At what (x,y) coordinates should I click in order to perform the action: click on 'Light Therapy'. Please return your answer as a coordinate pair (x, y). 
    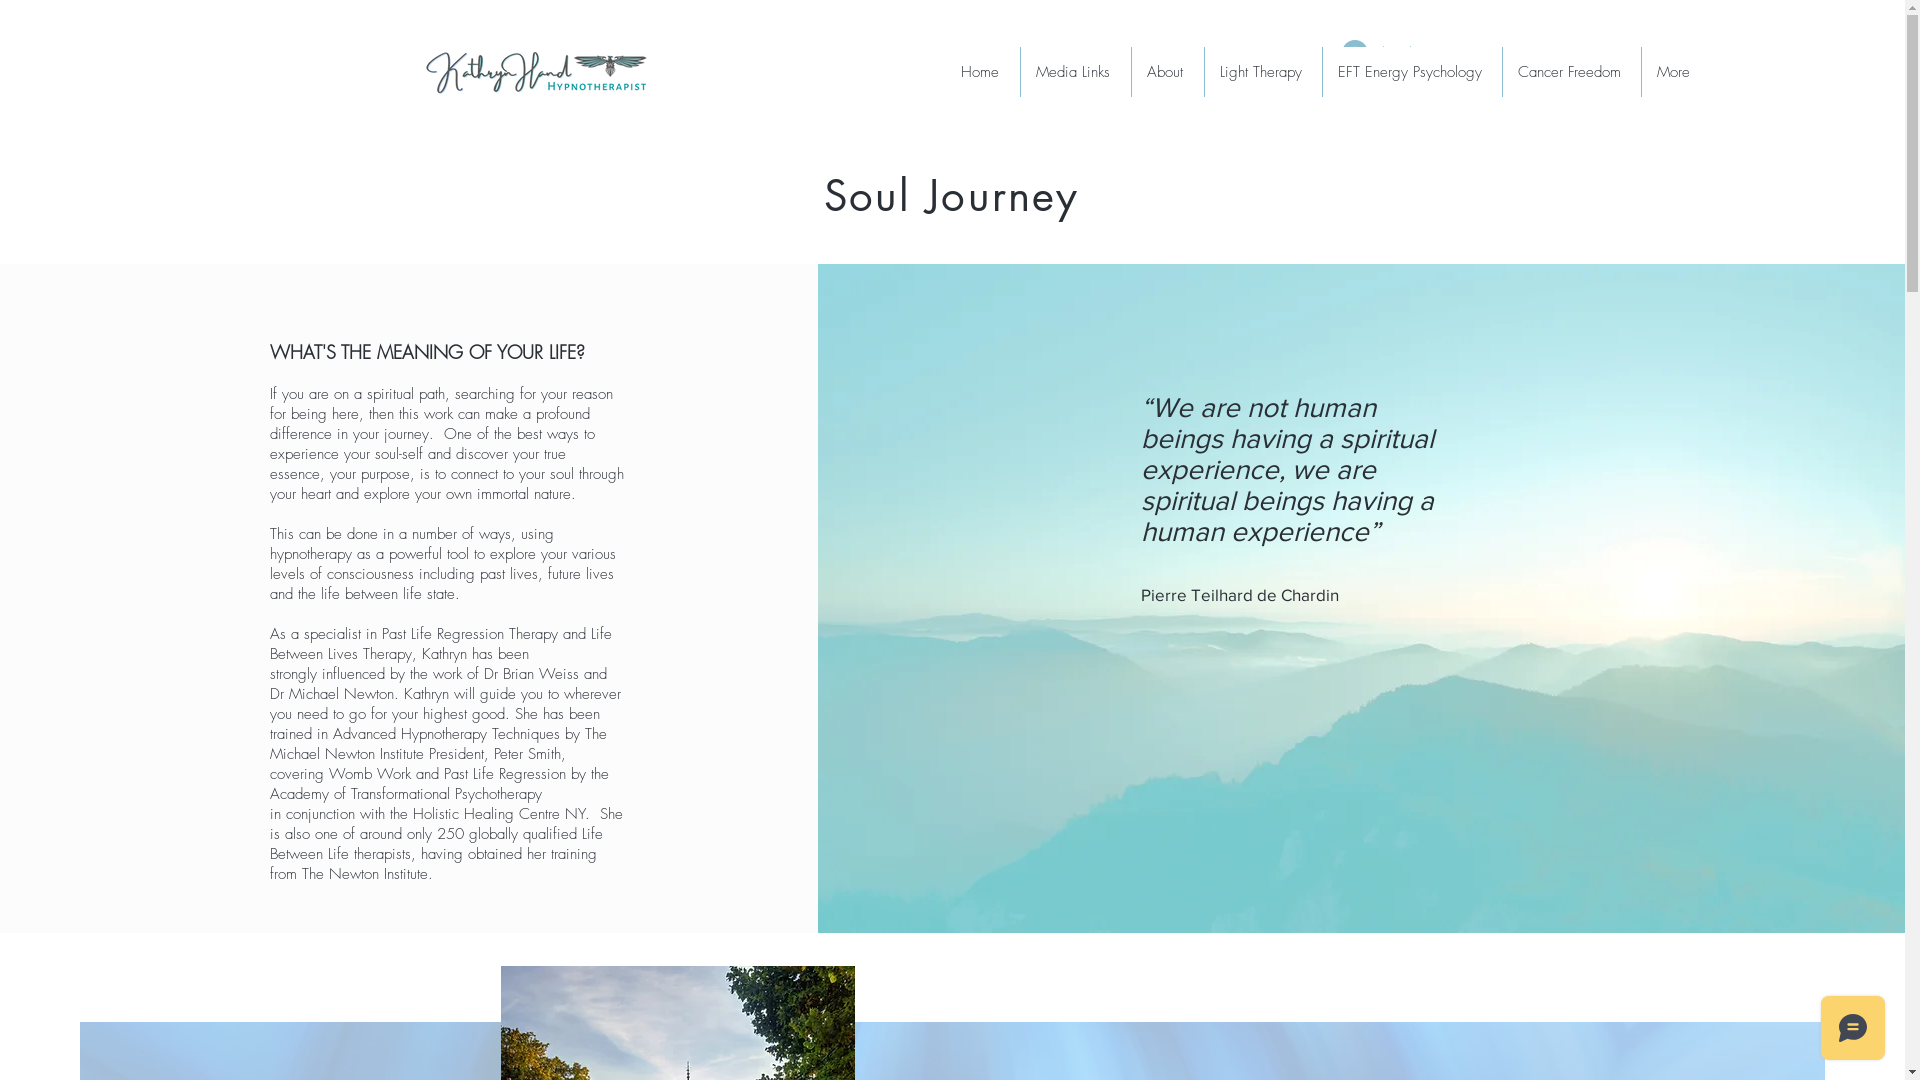
    Looking at the image, I should click on (1261, 71).